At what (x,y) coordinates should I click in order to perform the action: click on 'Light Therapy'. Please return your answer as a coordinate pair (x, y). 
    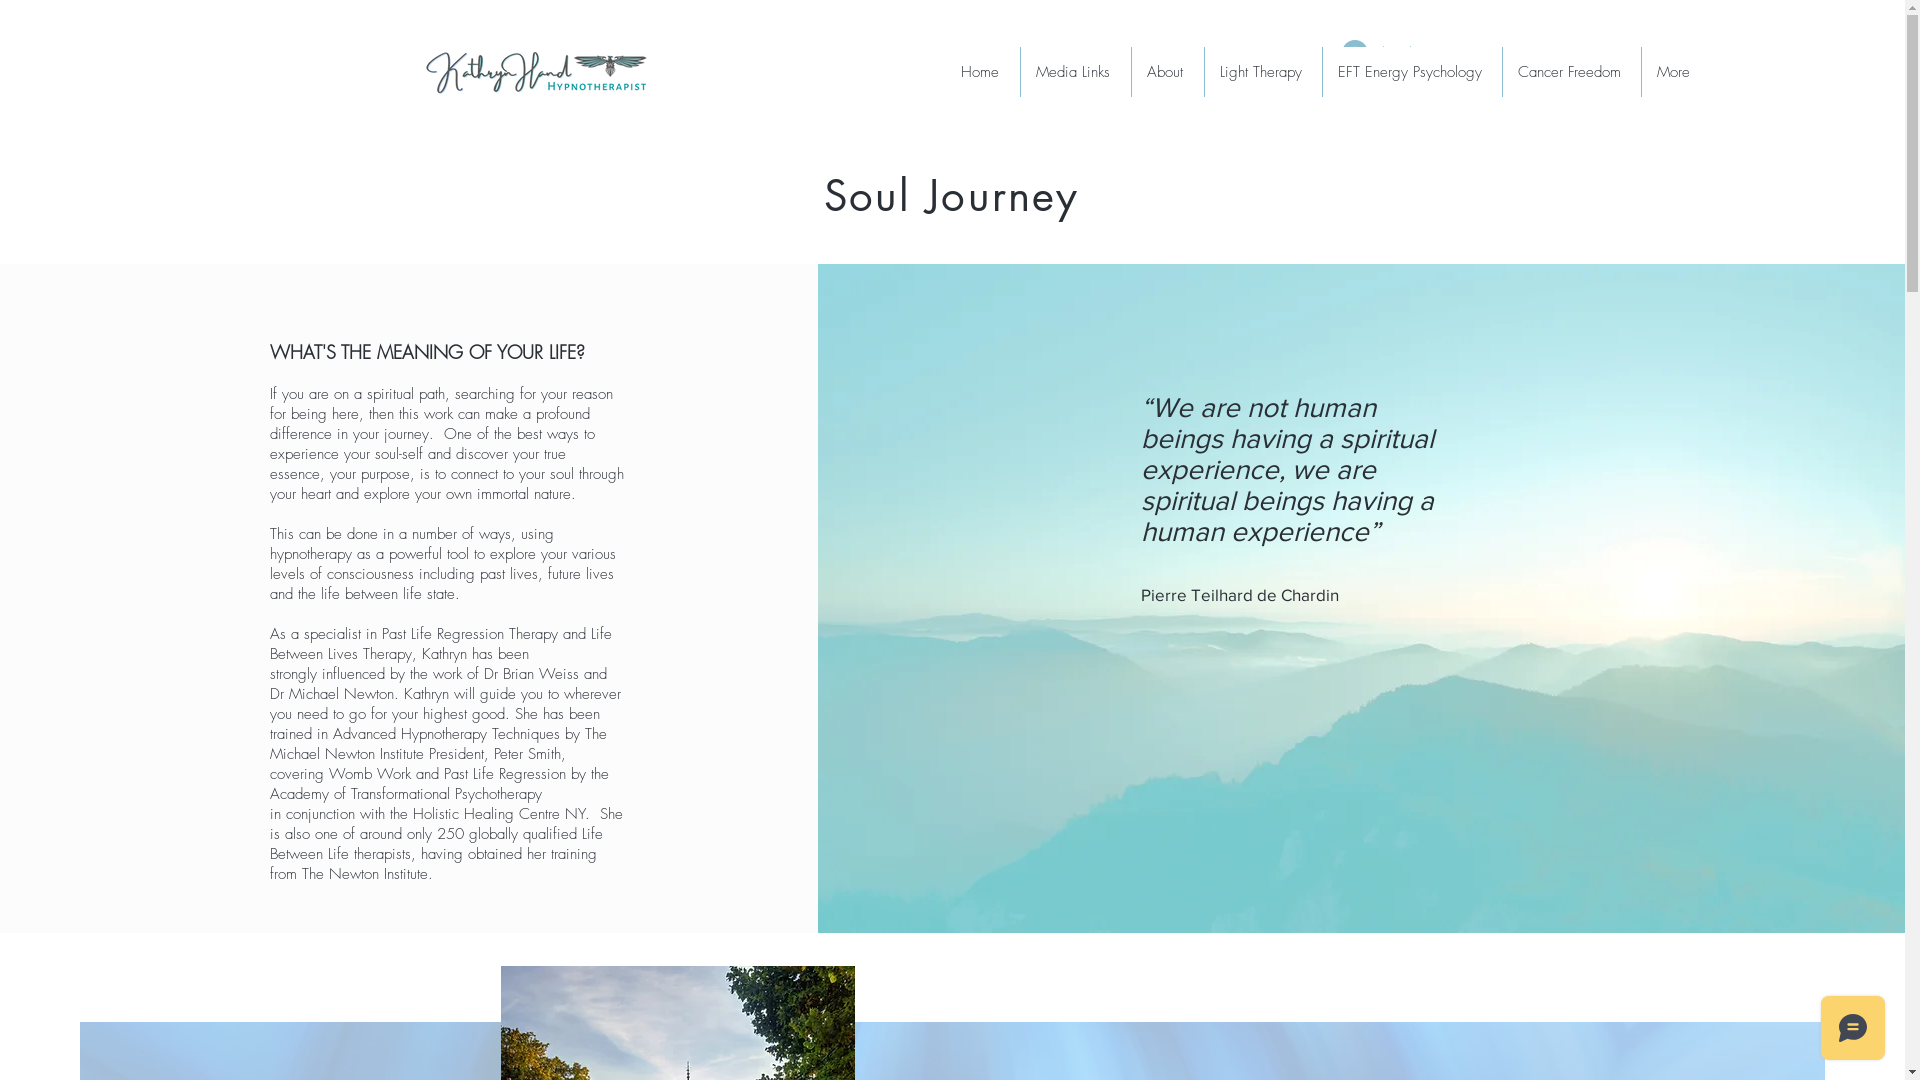
    Looking at the image, I should click on (1261, 71).